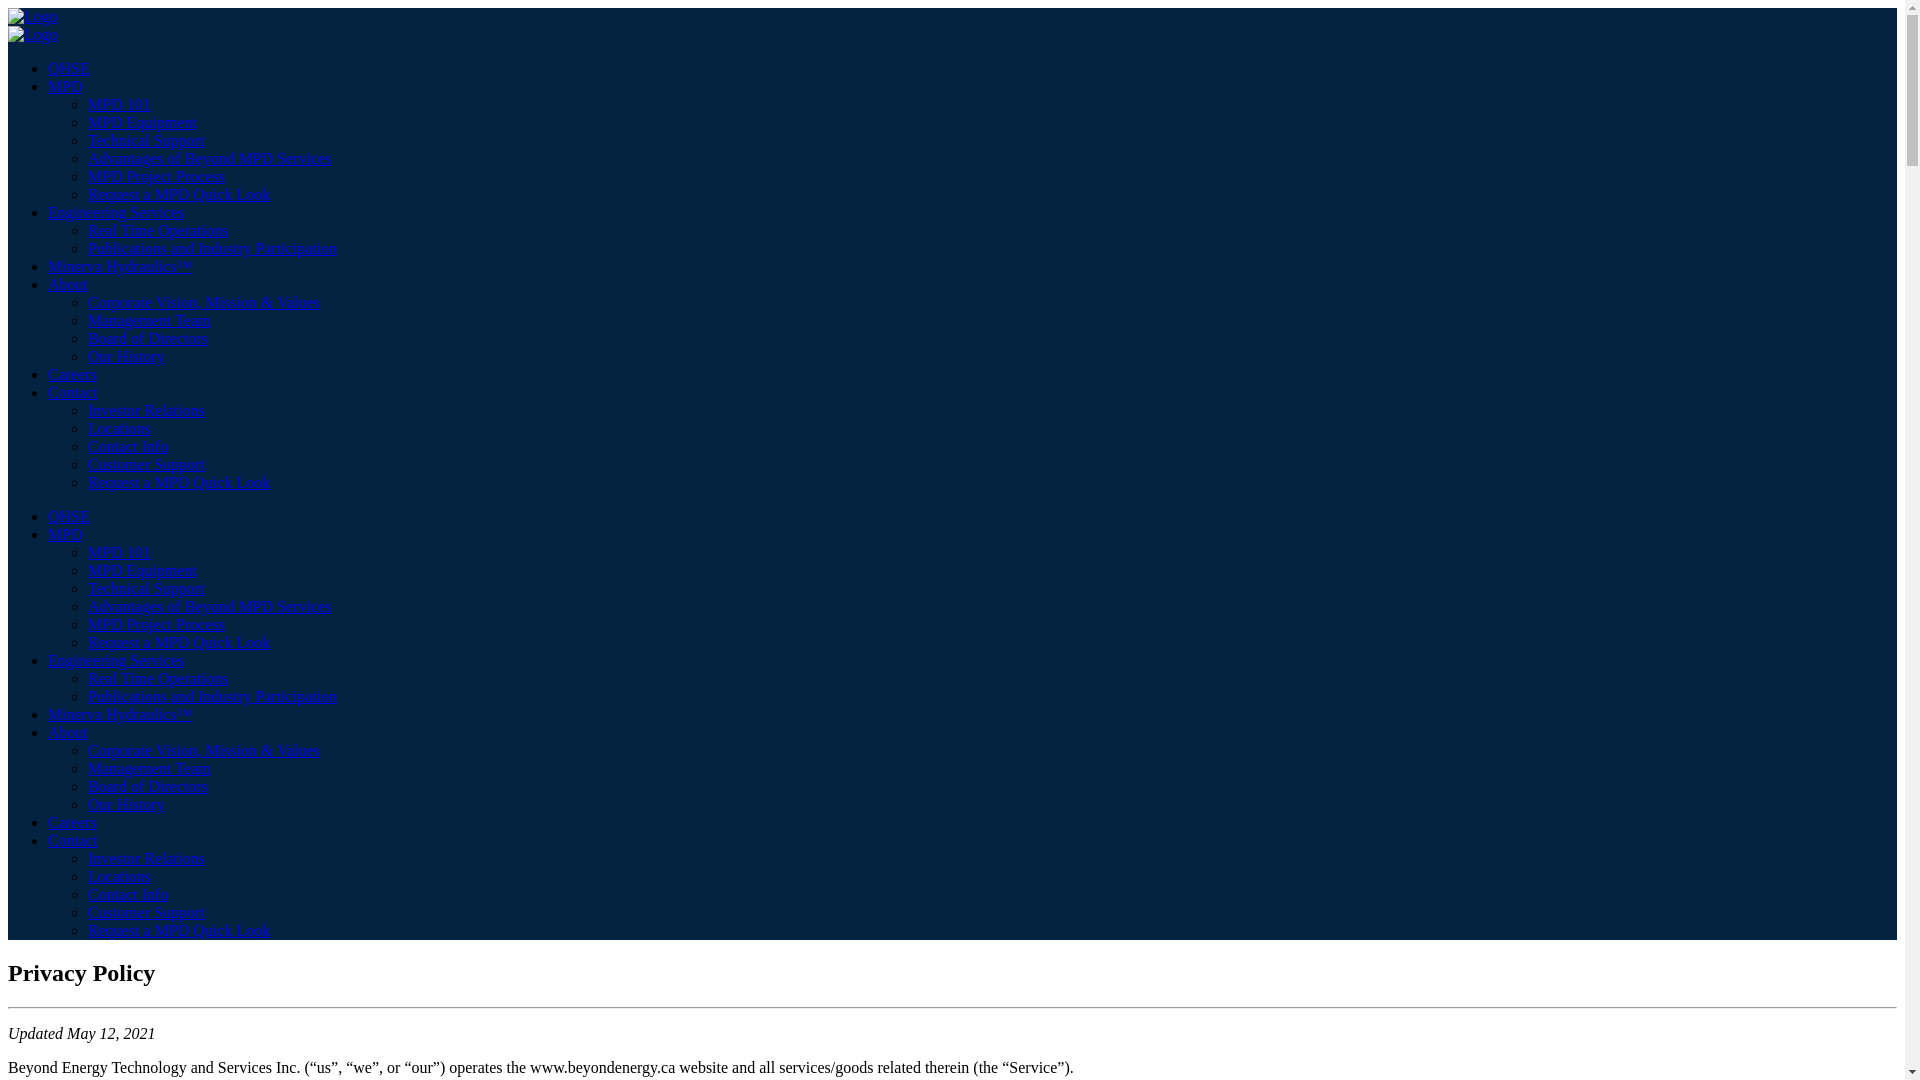 This screenshot has width=1920, height=1080. What do you see at coordinates (155, 623) in the screenshot?
I see `'MPD Project Process'` at bounding box center [155, 623].